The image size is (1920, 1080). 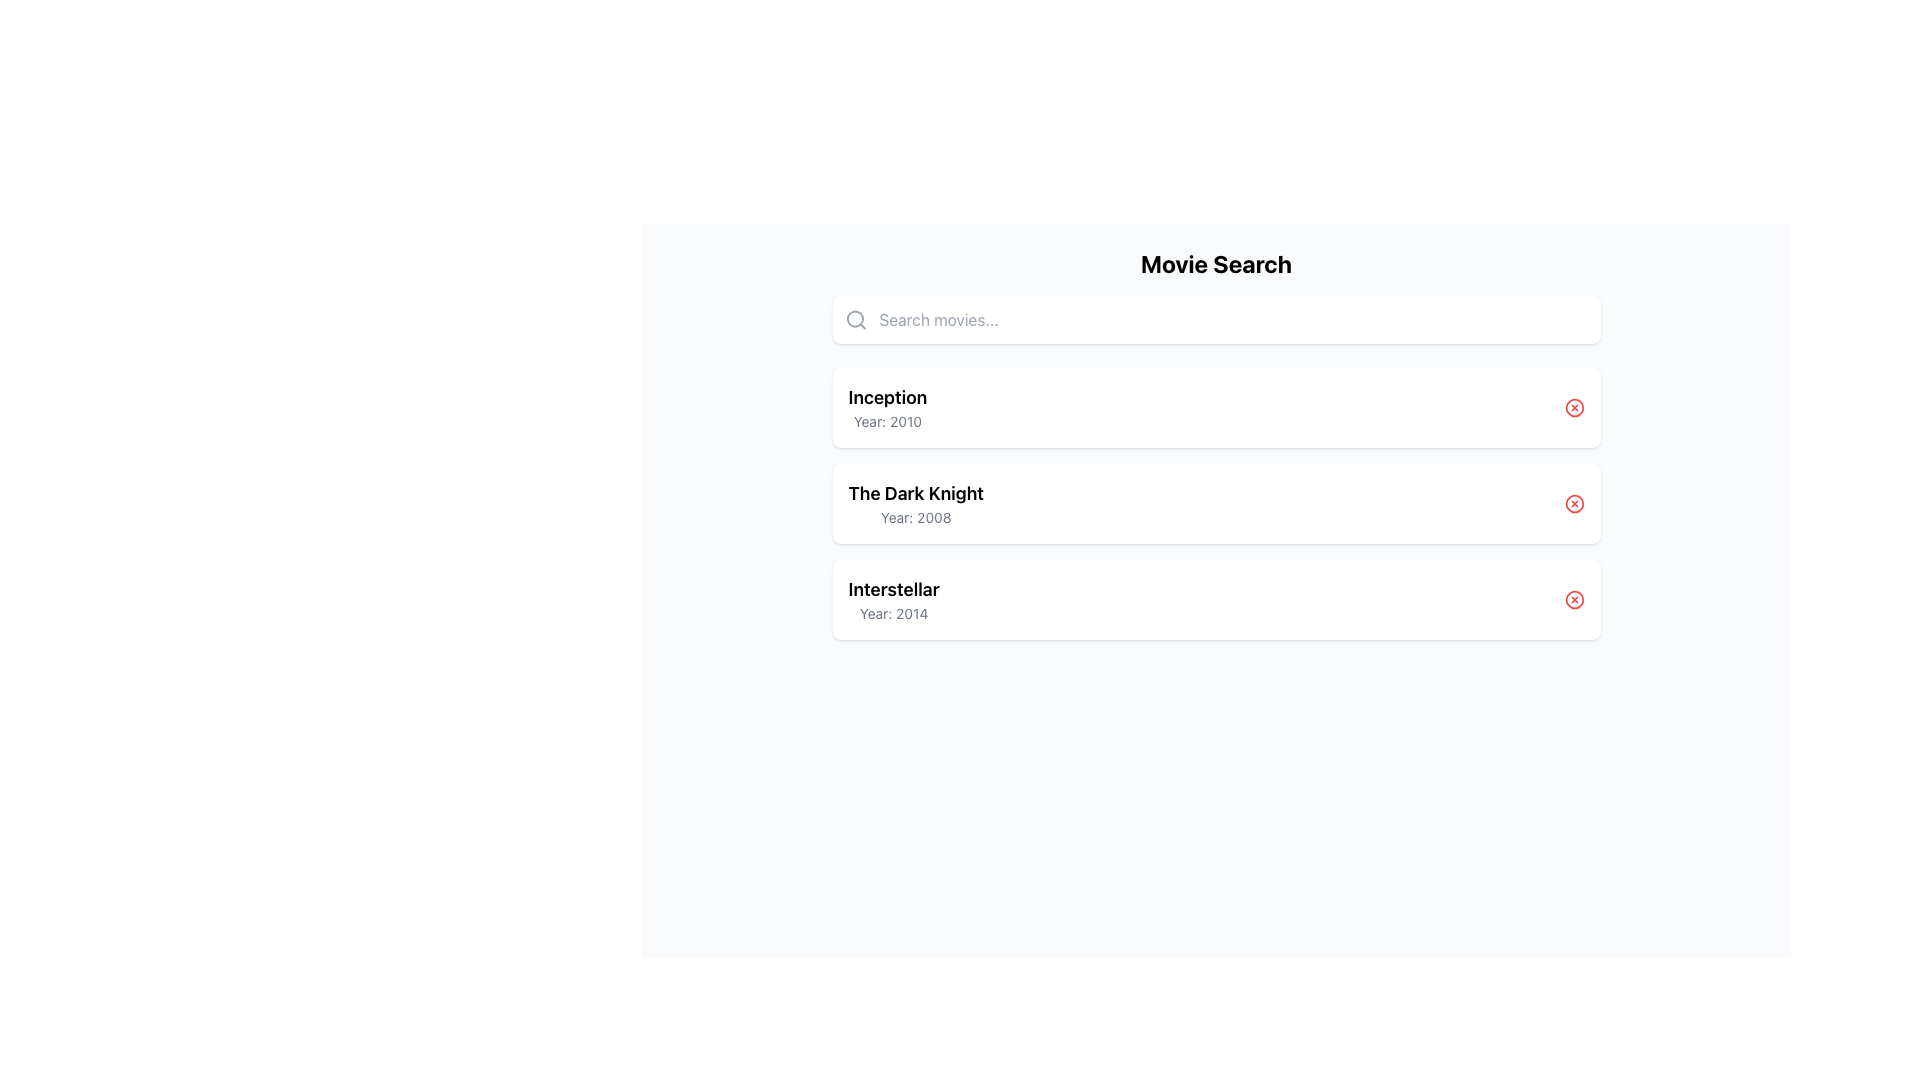 What do you see at coordinates (1573, 503) in the screenshot?
I see `the delete button for the movie entry '{The Dark Knight, Year: 2008}'` at bounding box center [1573, 503].